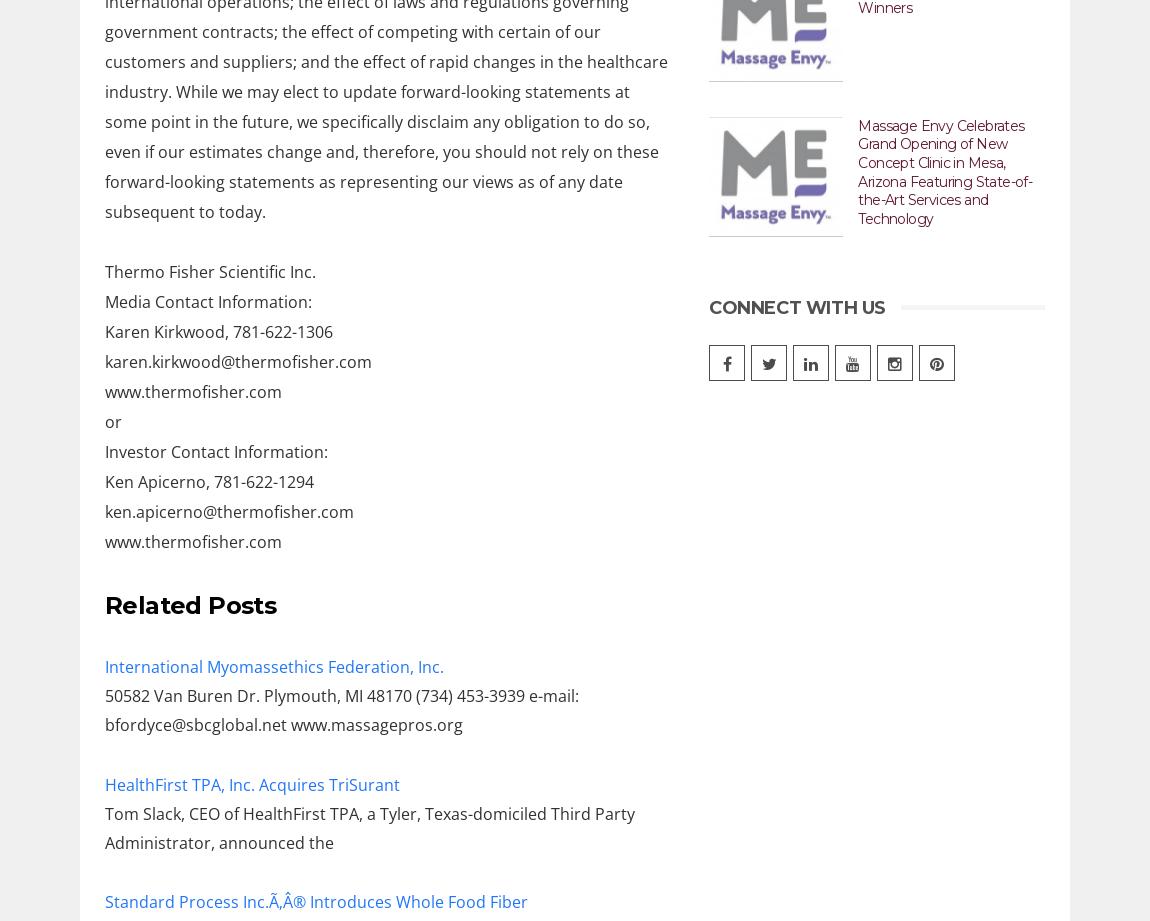 The height and width of the screenshot is (921, 1150). I want to click on 'Standard Process Inc.Ã‚Â® Introduces Whole Food Fiber', so click(316, 901).